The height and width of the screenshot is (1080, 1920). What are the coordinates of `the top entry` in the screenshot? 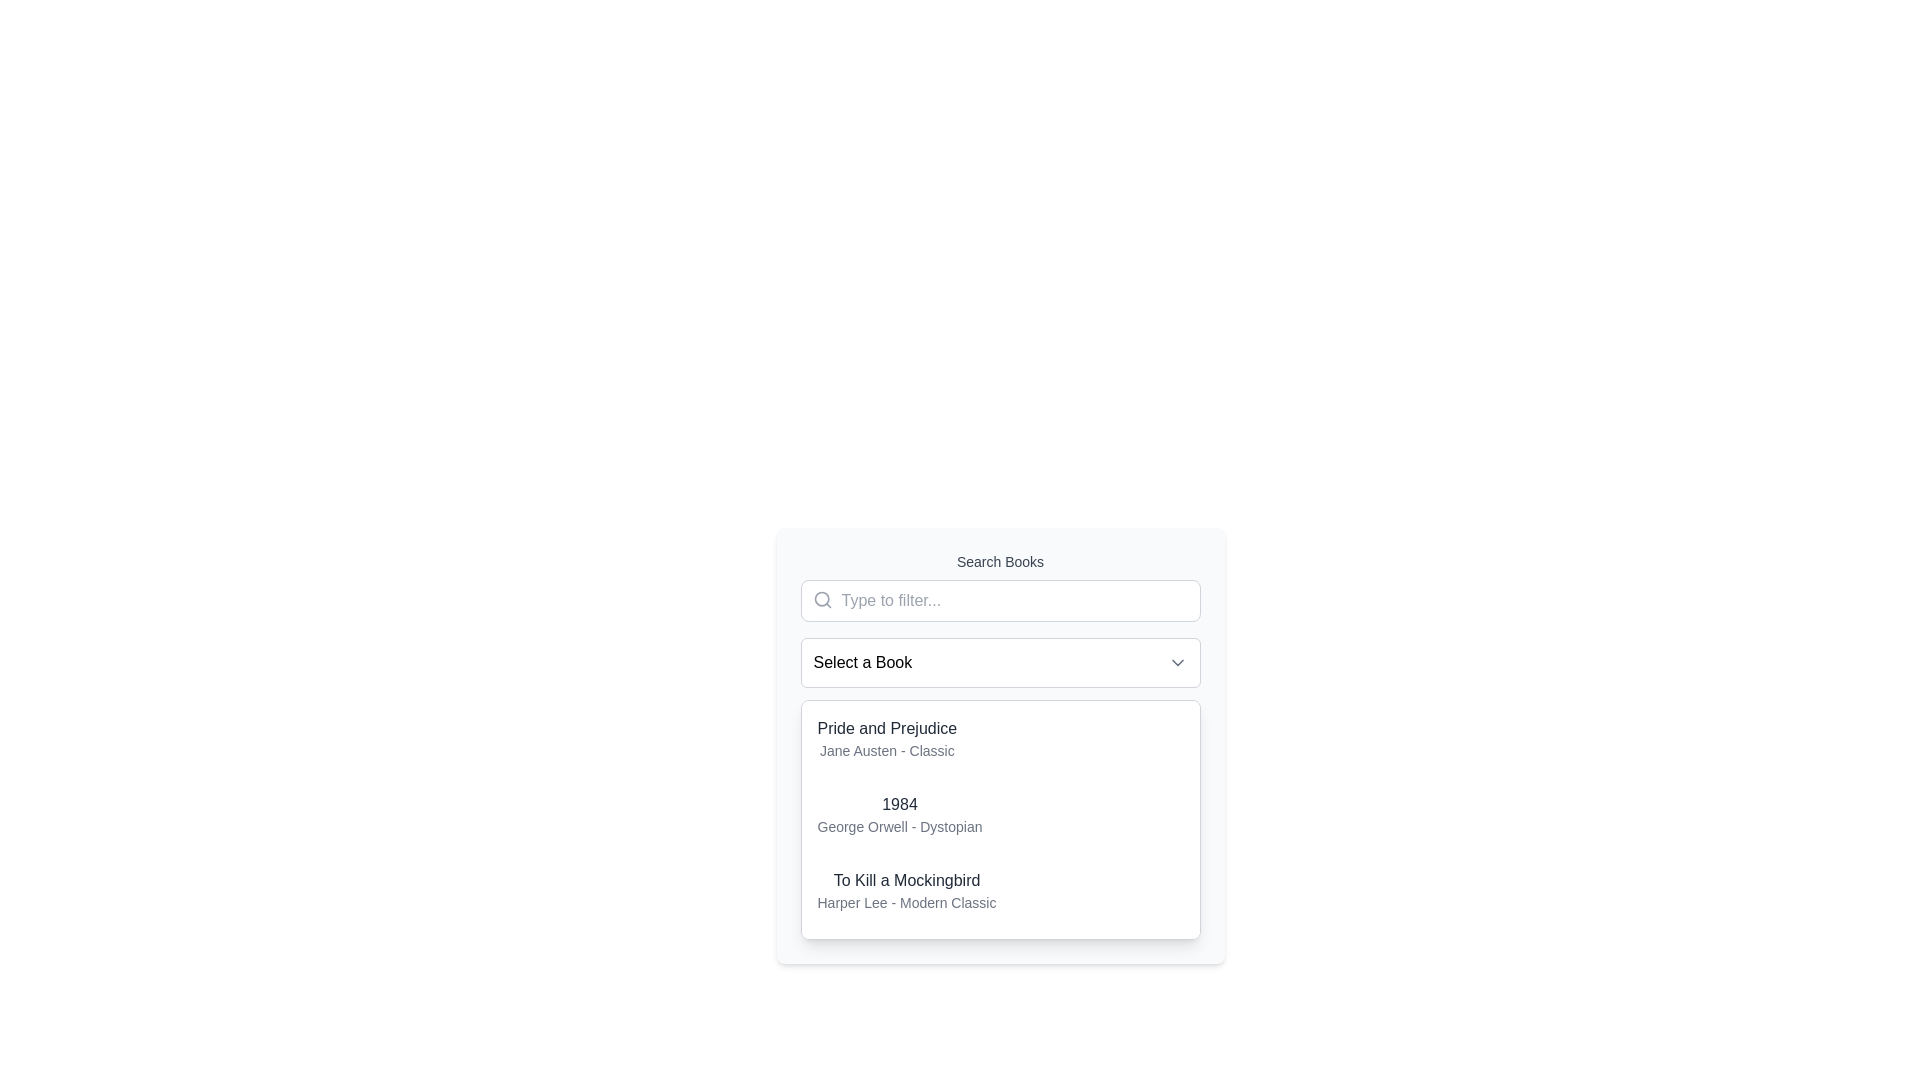 It's located at (886, 739).